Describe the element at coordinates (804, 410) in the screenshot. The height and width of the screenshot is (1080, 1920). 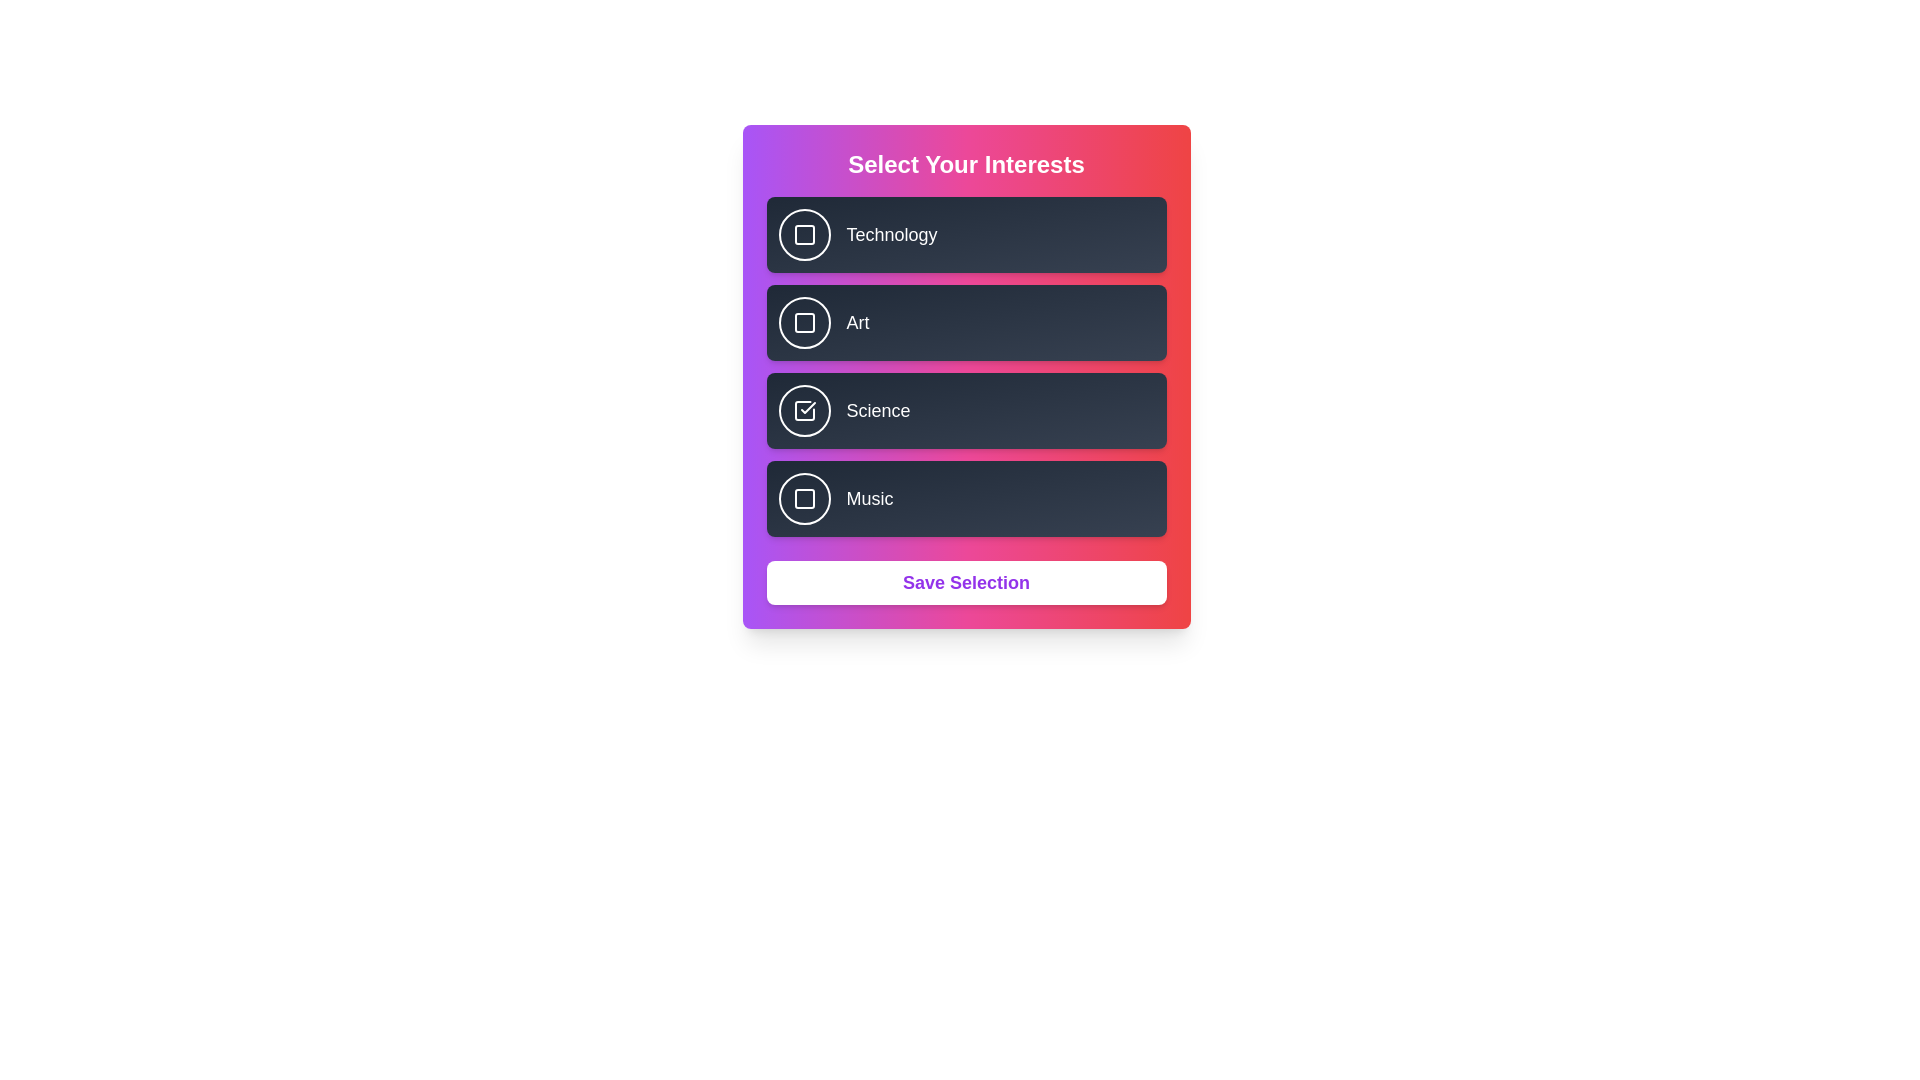
I see `the button corresponding to Science to observe its hover effect` at that location.